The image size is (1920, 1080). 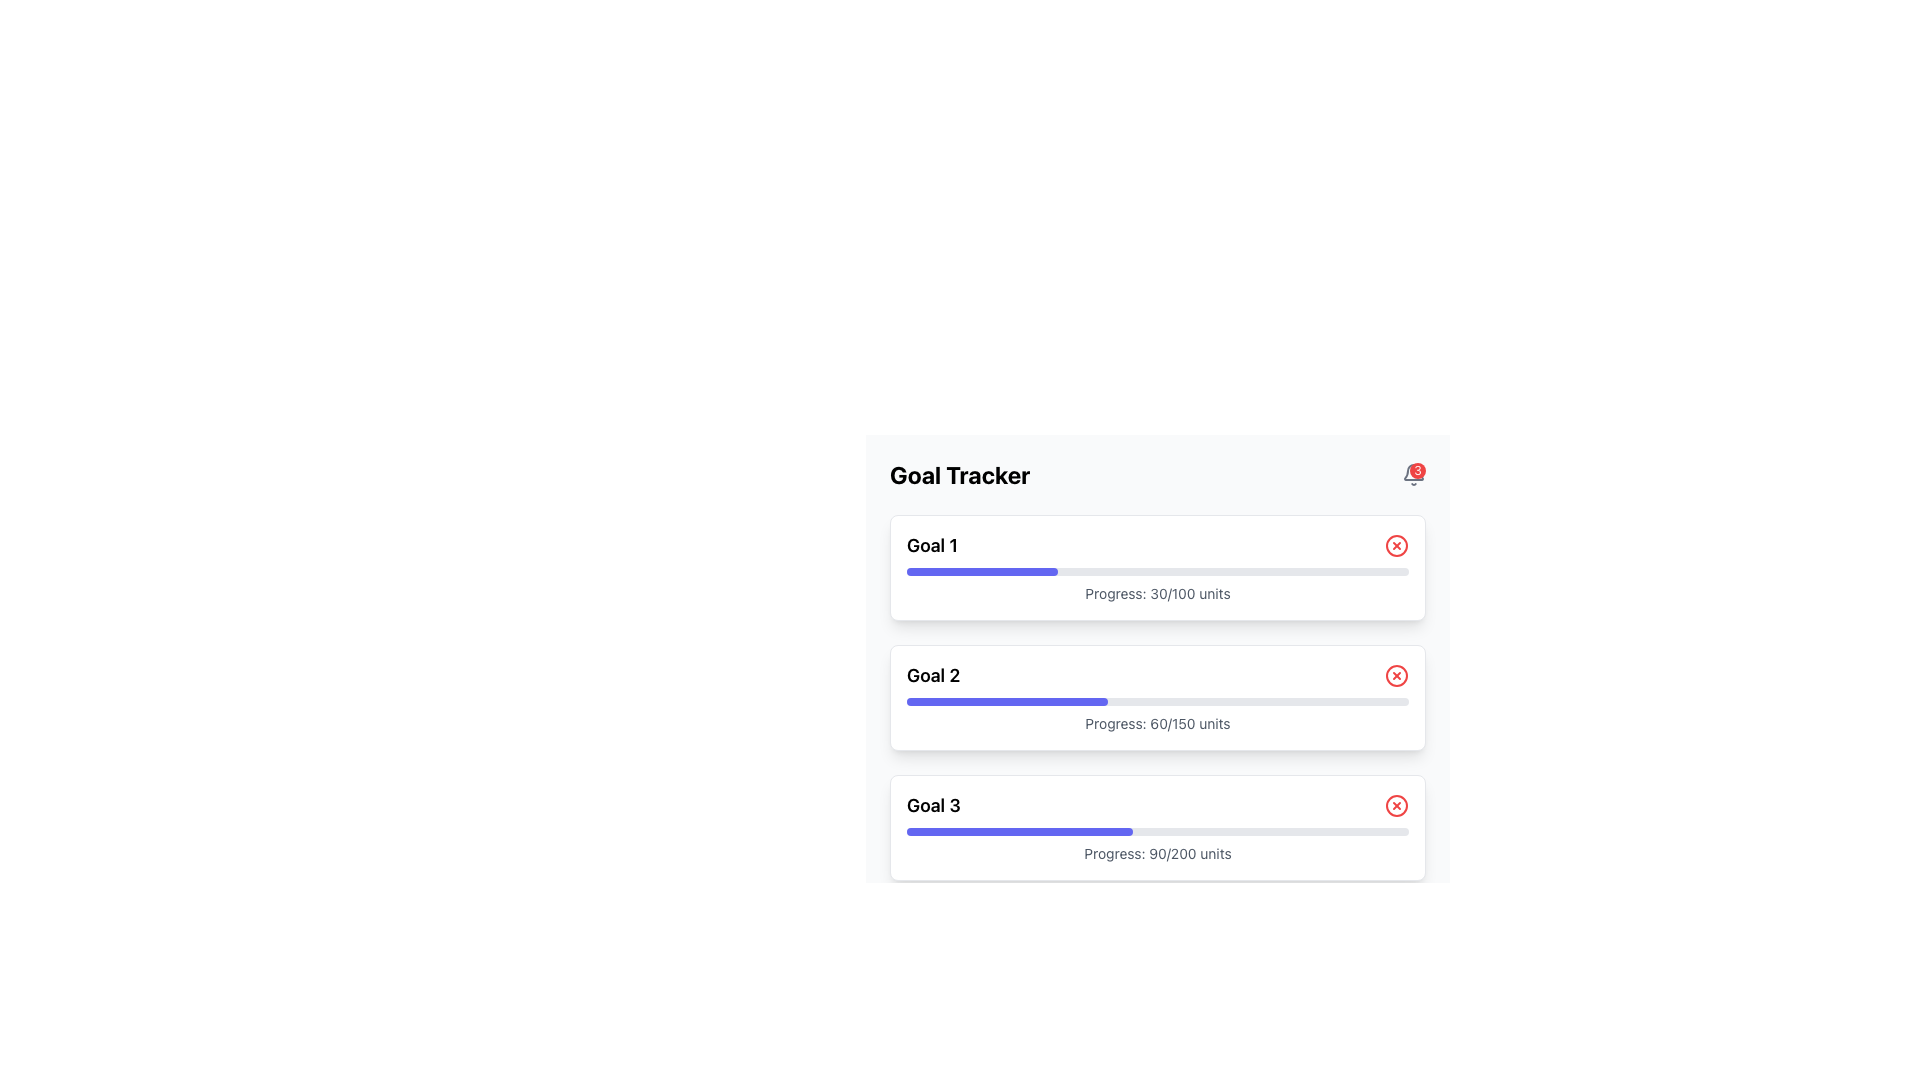 What do you see at coordinates (1395, 675) in the screenshot?
I see `the red circular cancel button with an 'X' inside, located in the 'Goal 2' section` at bounding box center [1395, 675].